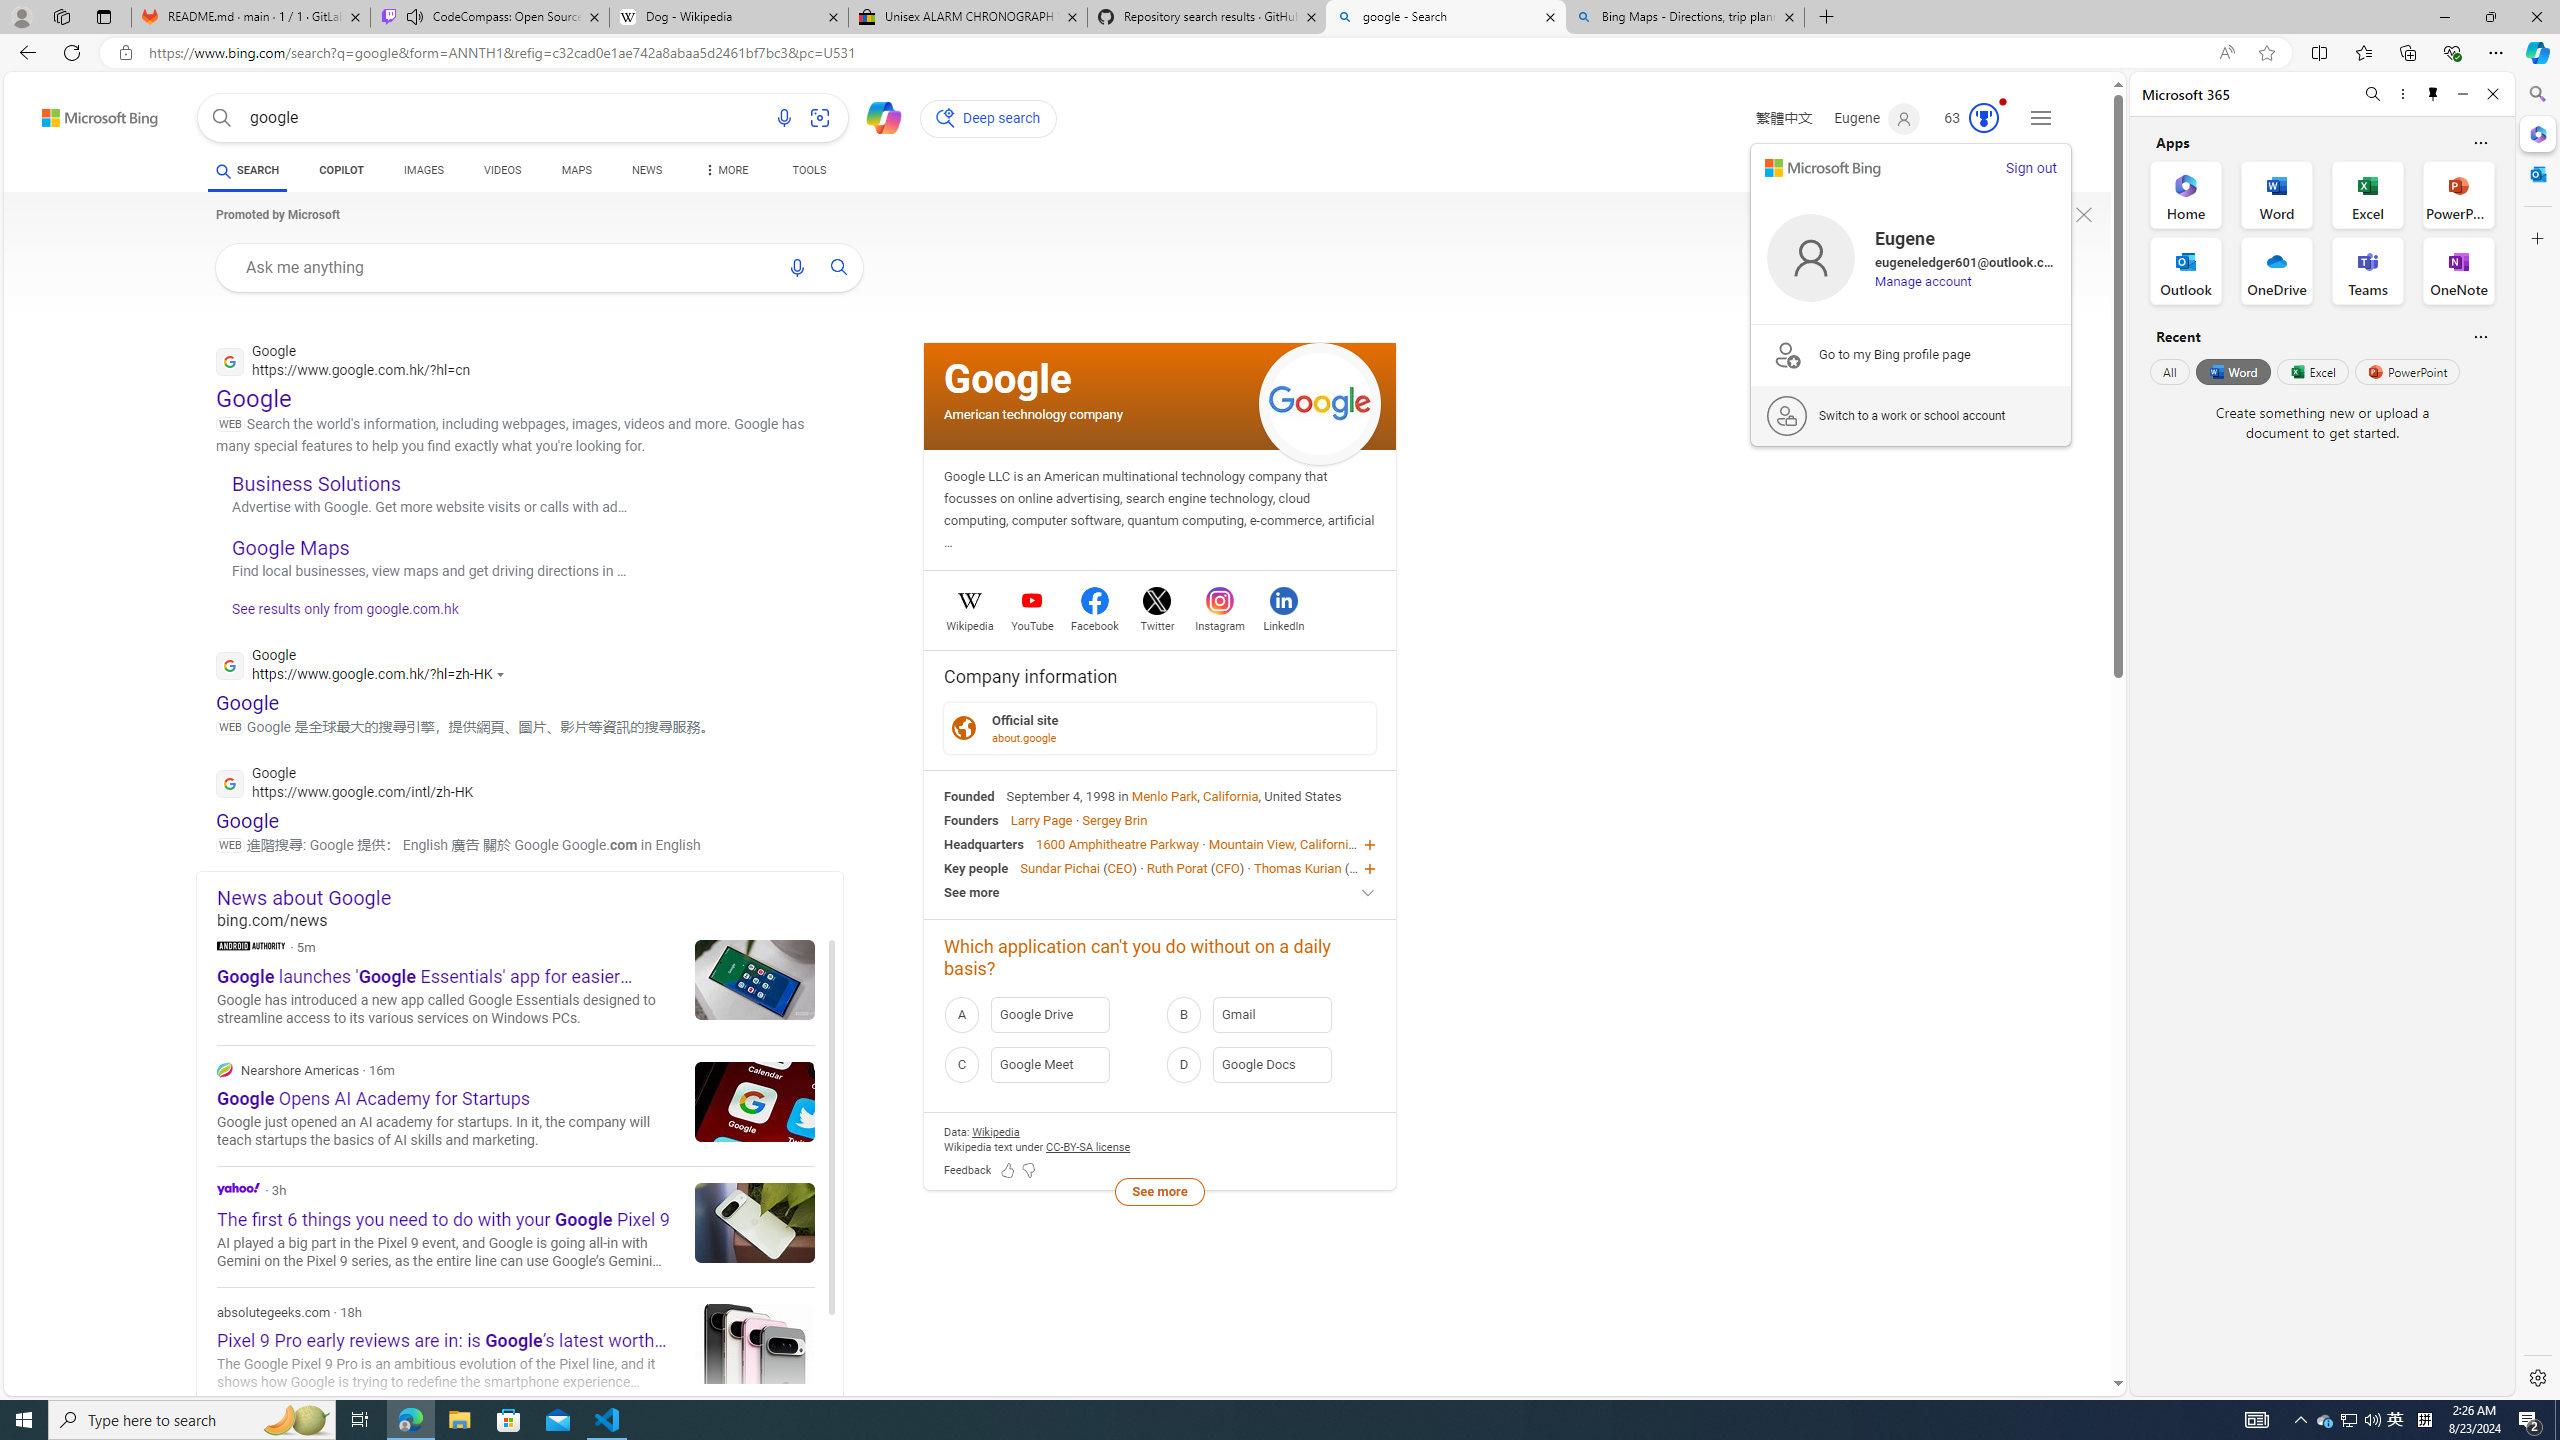  I want to click on 'google - Search', so click(1446, 16).